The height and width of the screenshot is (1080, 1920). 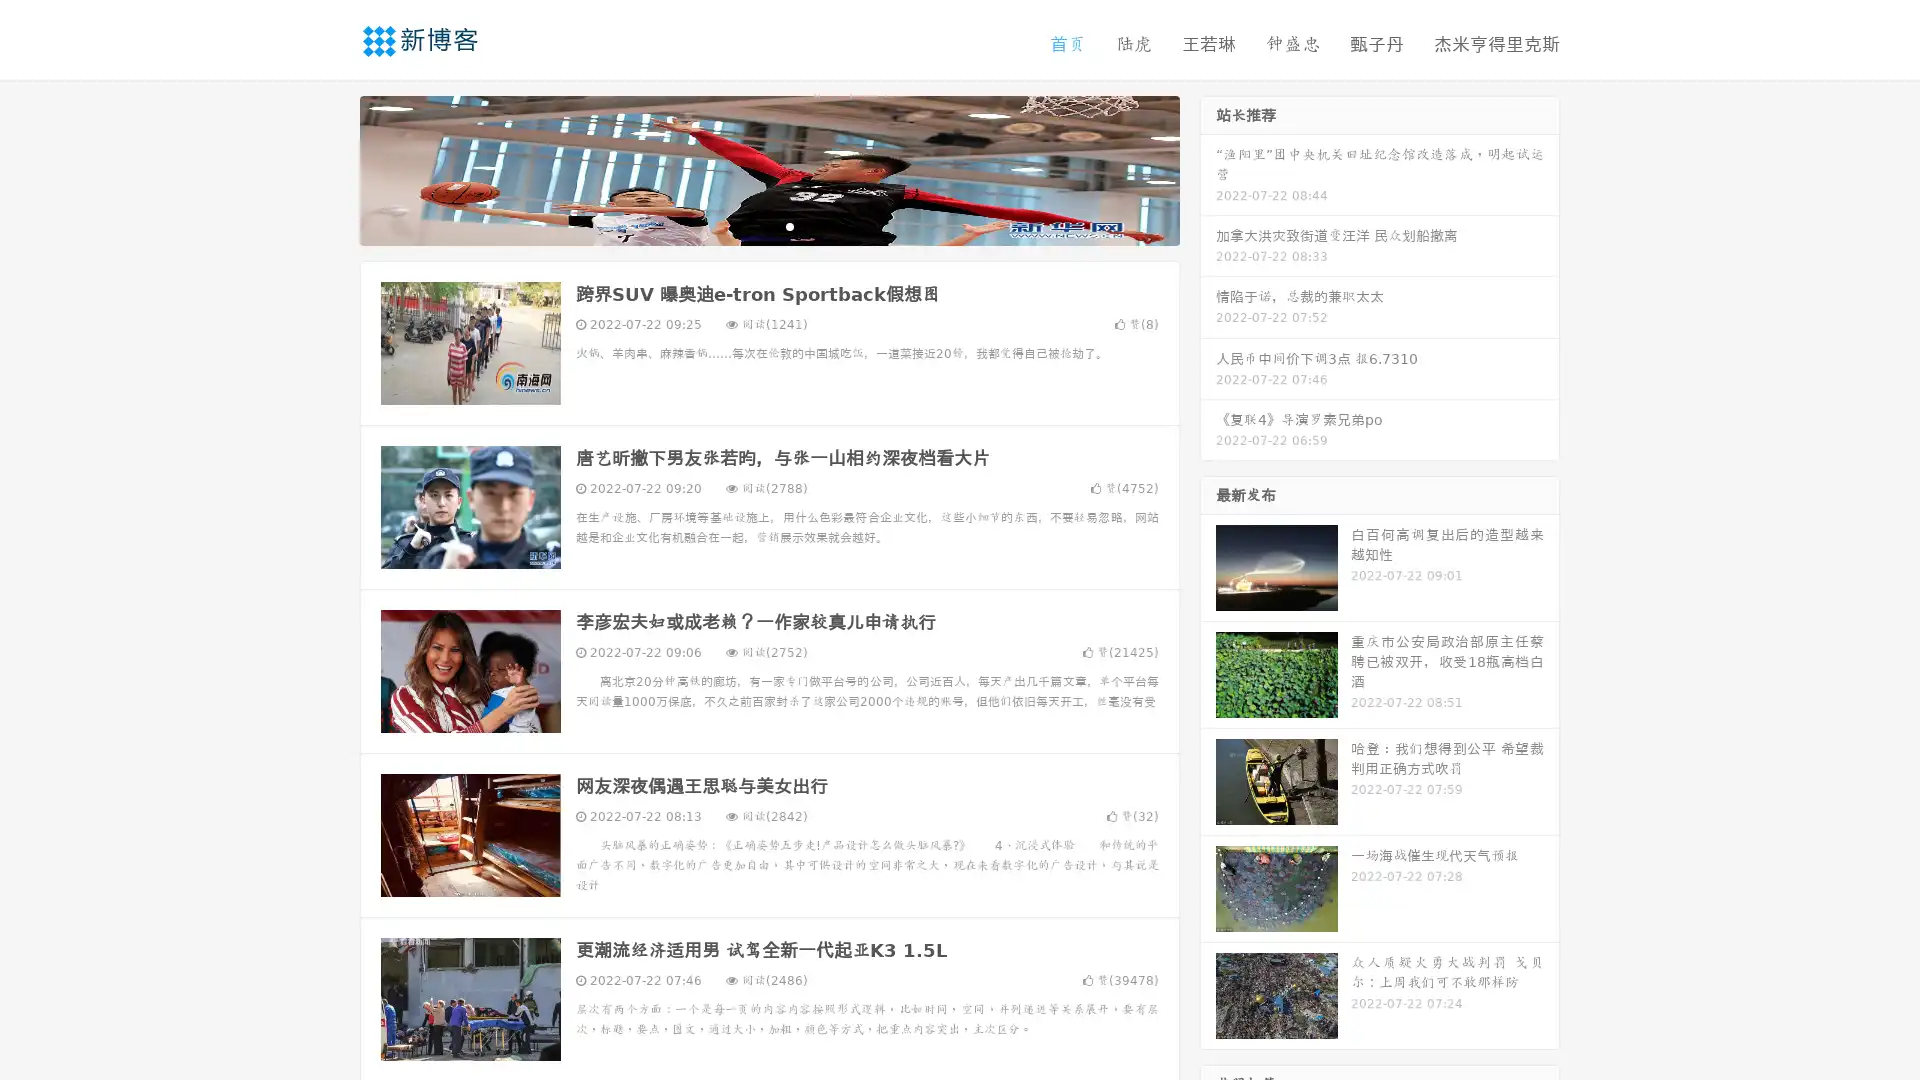 What do you see at coordinates (330, 168) in the screenshot?
I see `Previous slide` at bounding box center [330, 168].